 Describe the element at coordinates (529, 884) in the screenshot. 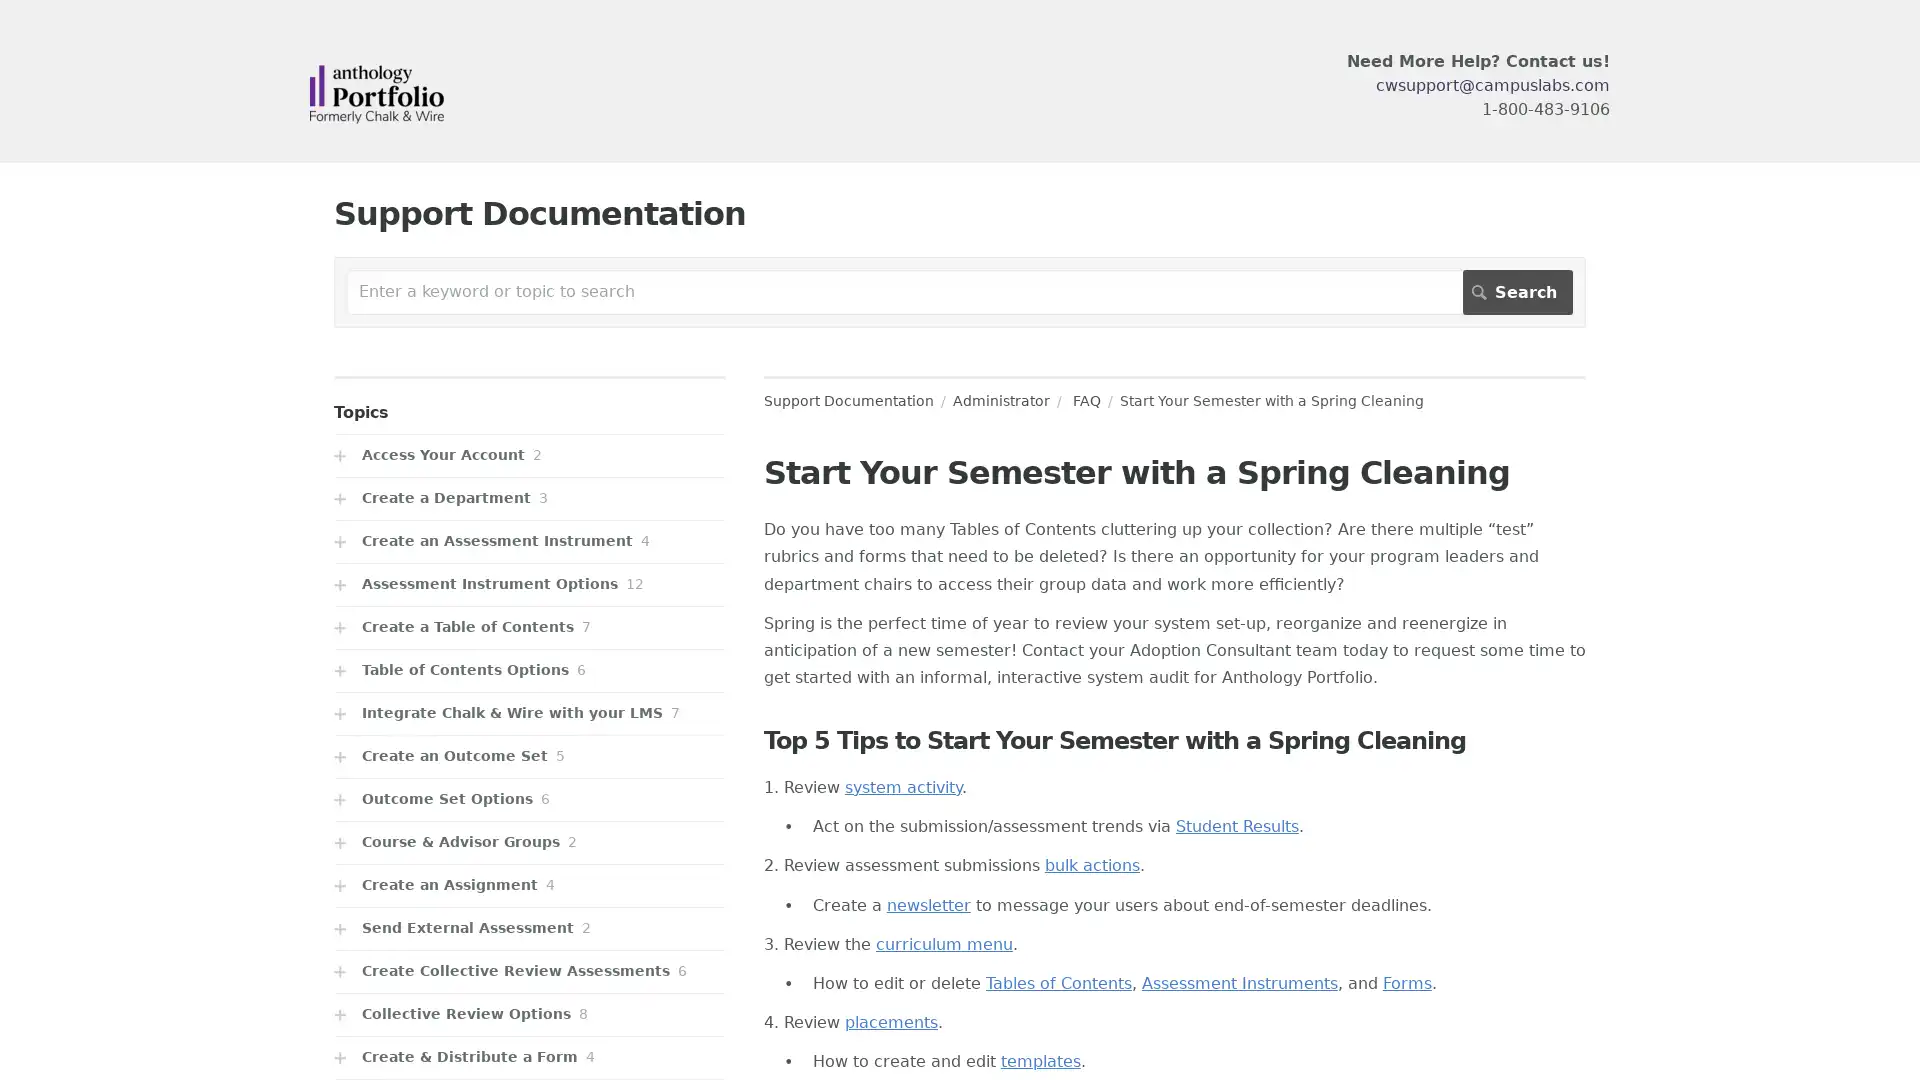

I see `Create an Assignment 4` at that location.